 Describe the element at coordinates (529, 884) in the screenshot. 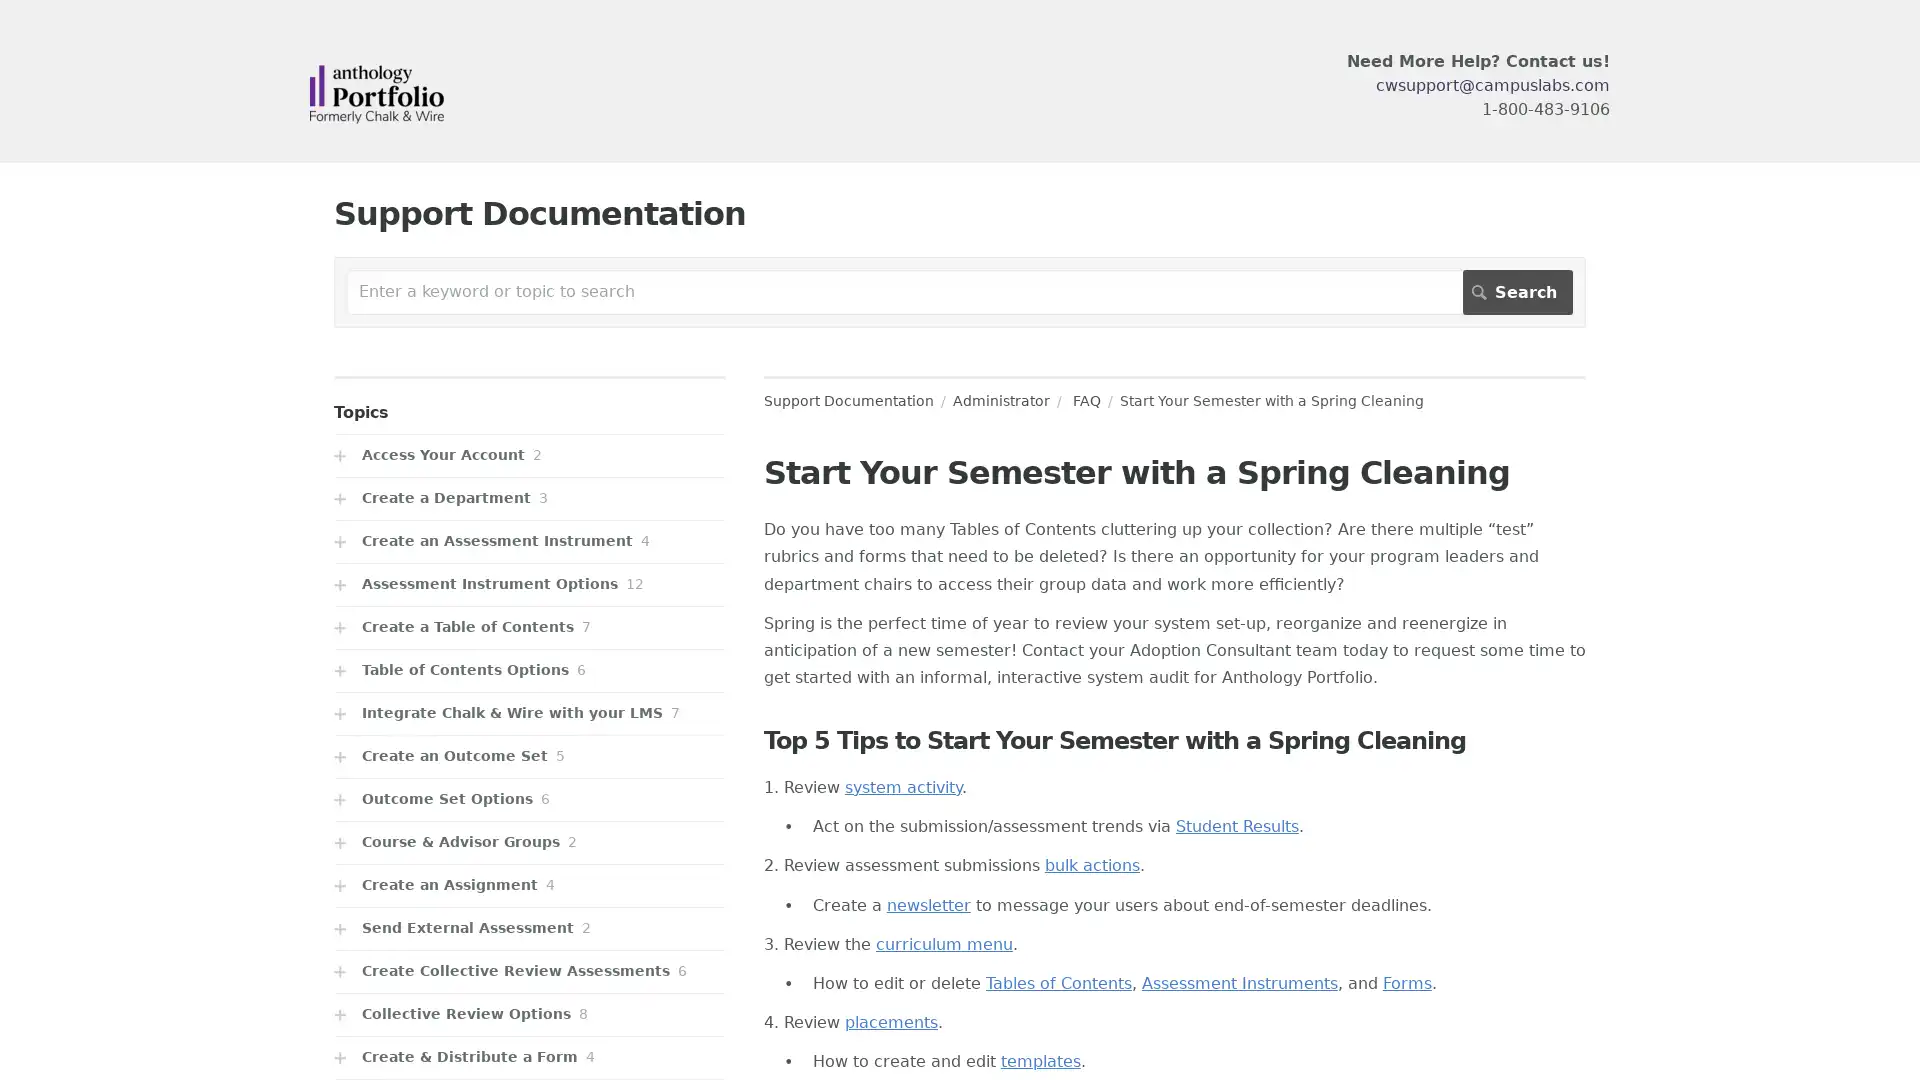

I see `Create an Assignment 4` at that location.